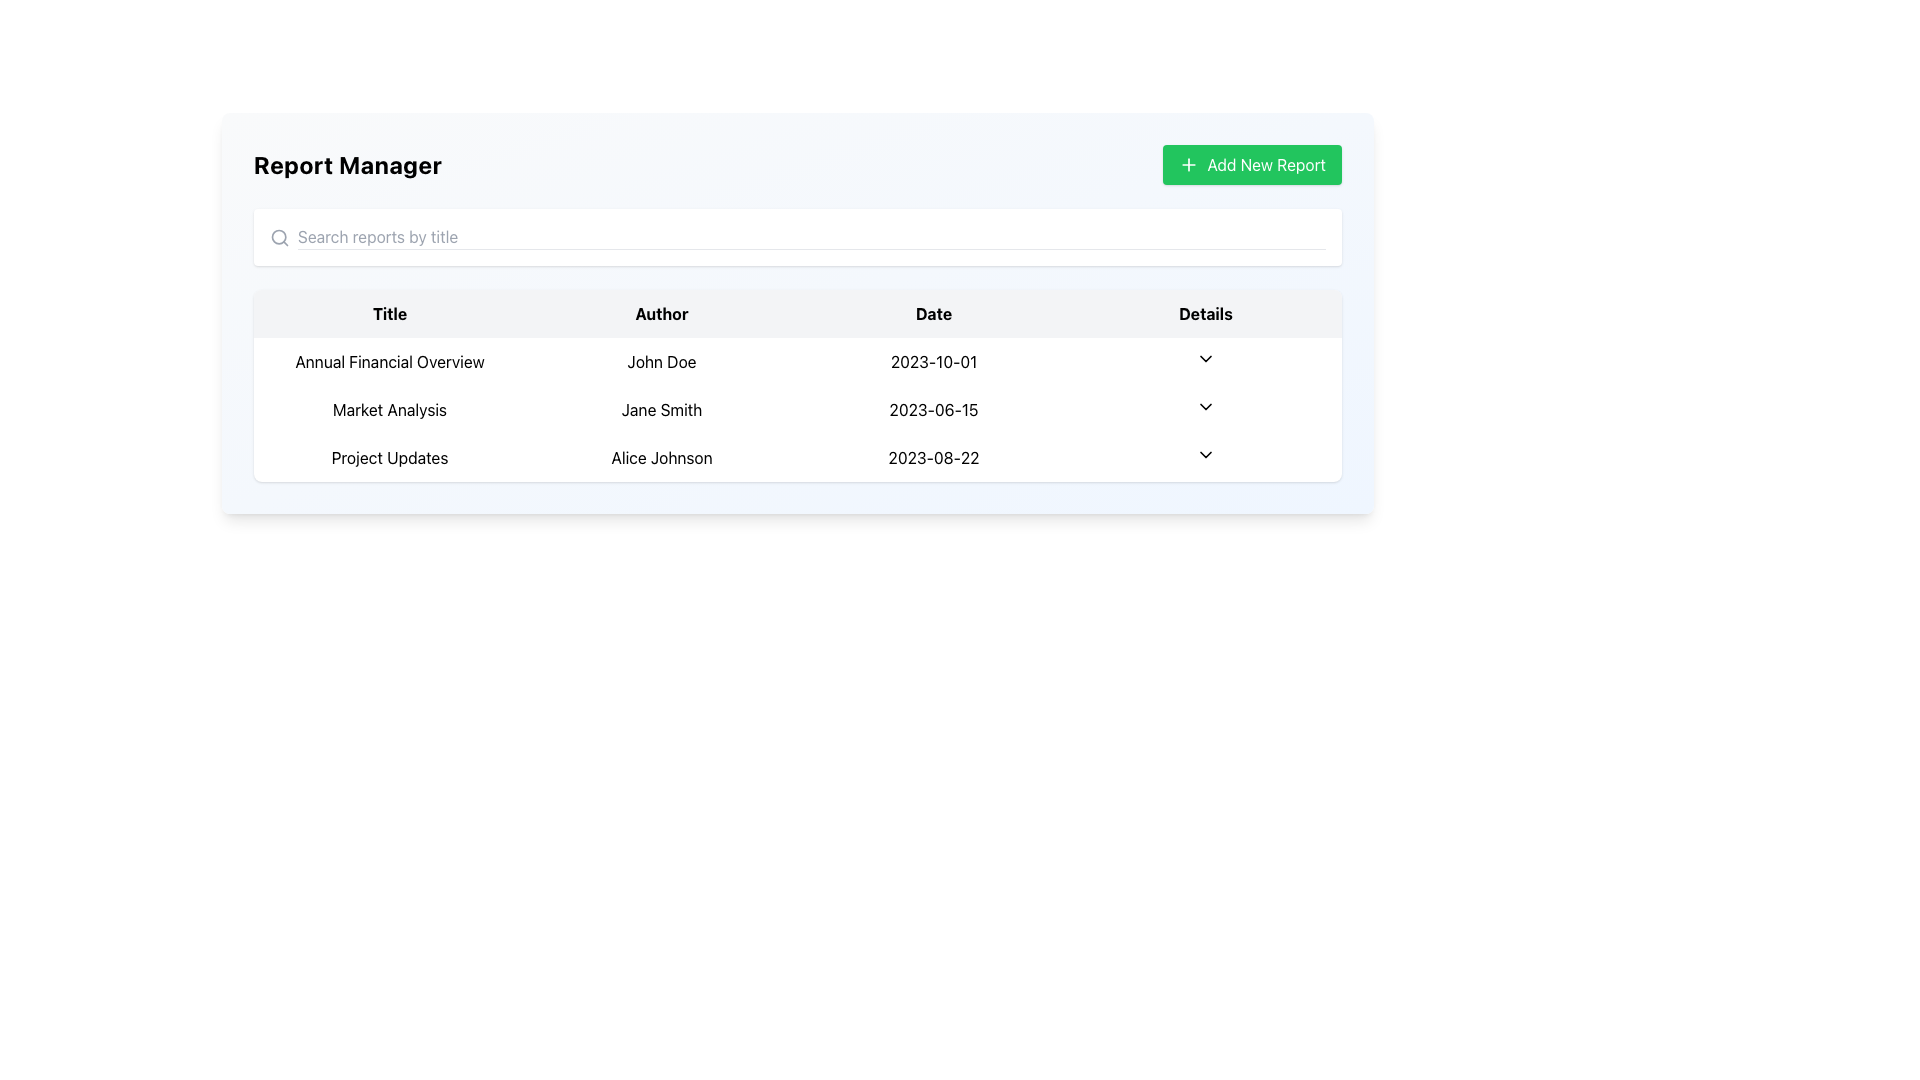 Image resolution: width=1920 pixels, height=1080 pixels. What do you see at coordinates (1204, 357) in the screenshot?
I see `the Dropdown Toggle Icon in the 'Details' column of the first row of the Report Manager table for the report titled 'Annual Financial Overview'` at bounding box center [1204, 357].